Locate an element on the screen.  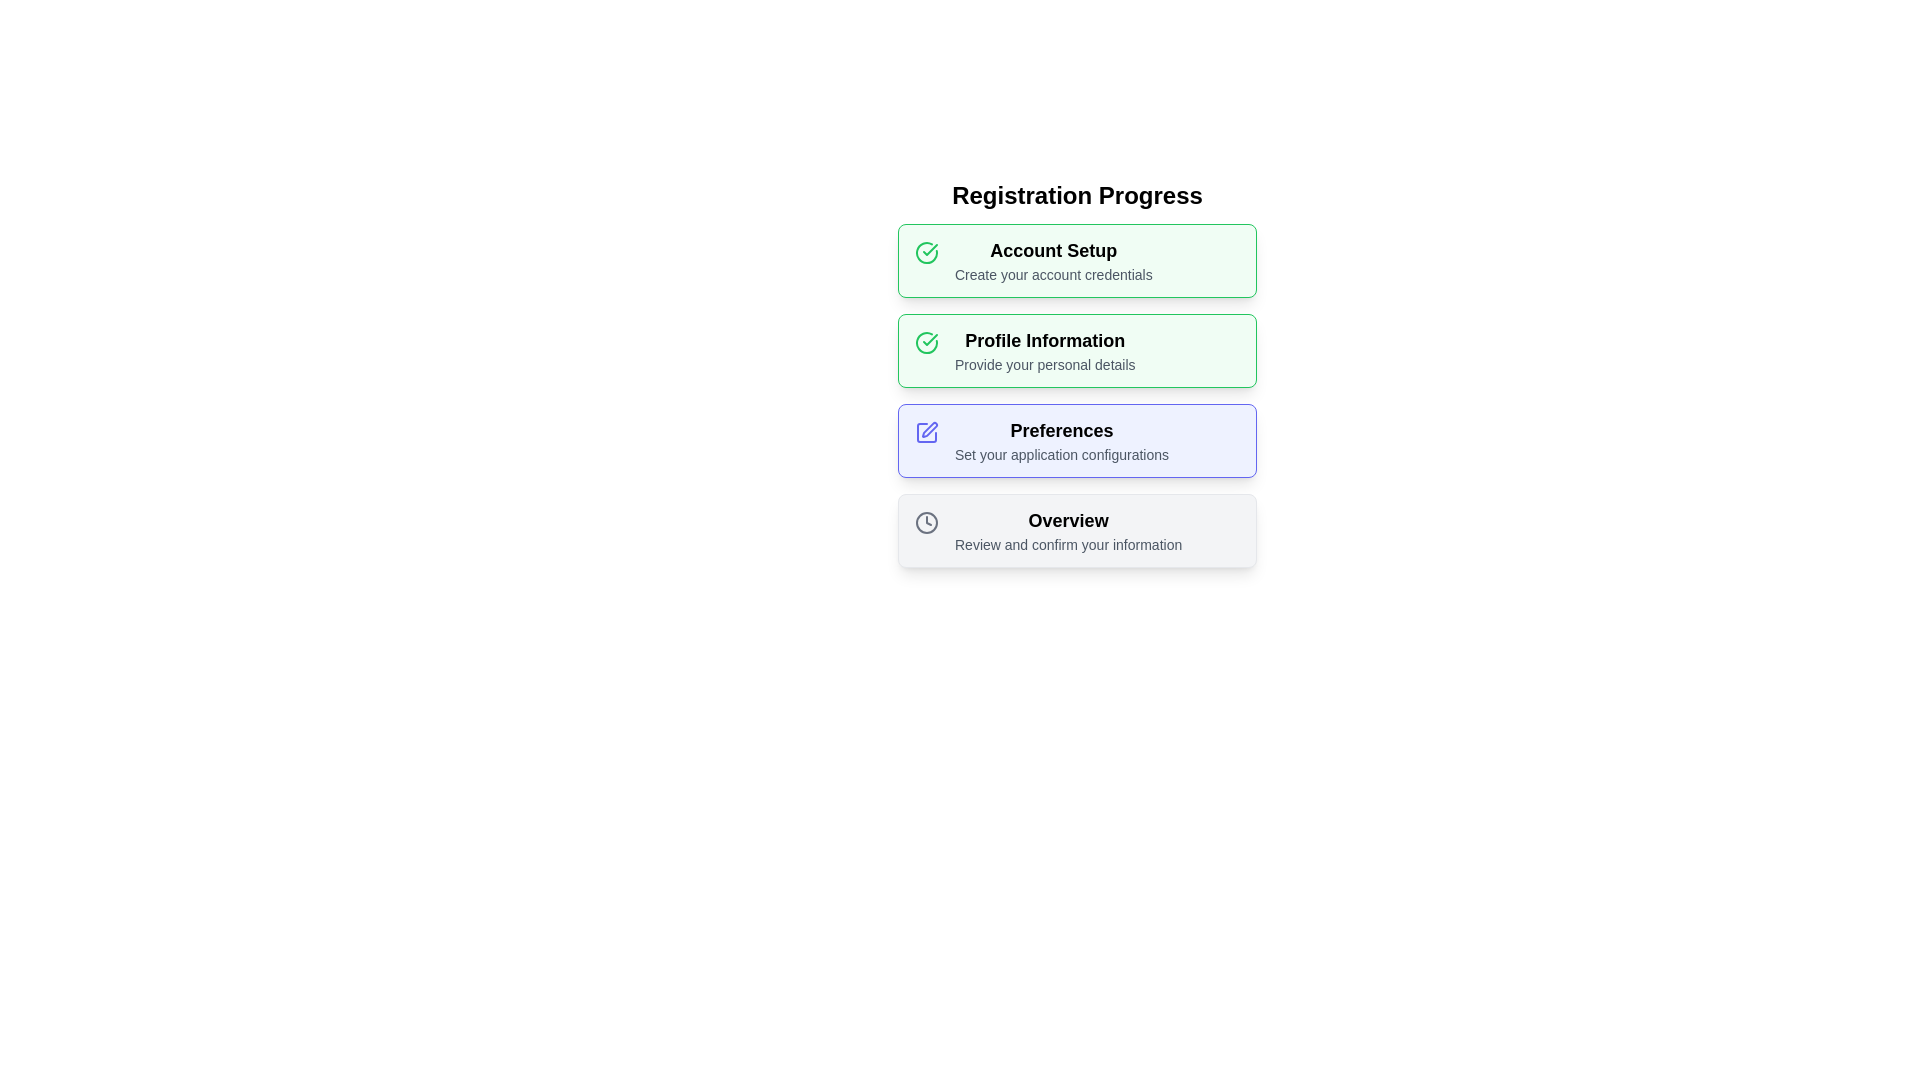
text of the second step in the registration process, which is contained within a green box and provides a title and description for entering profile information is located at coordinates (1044, 350).